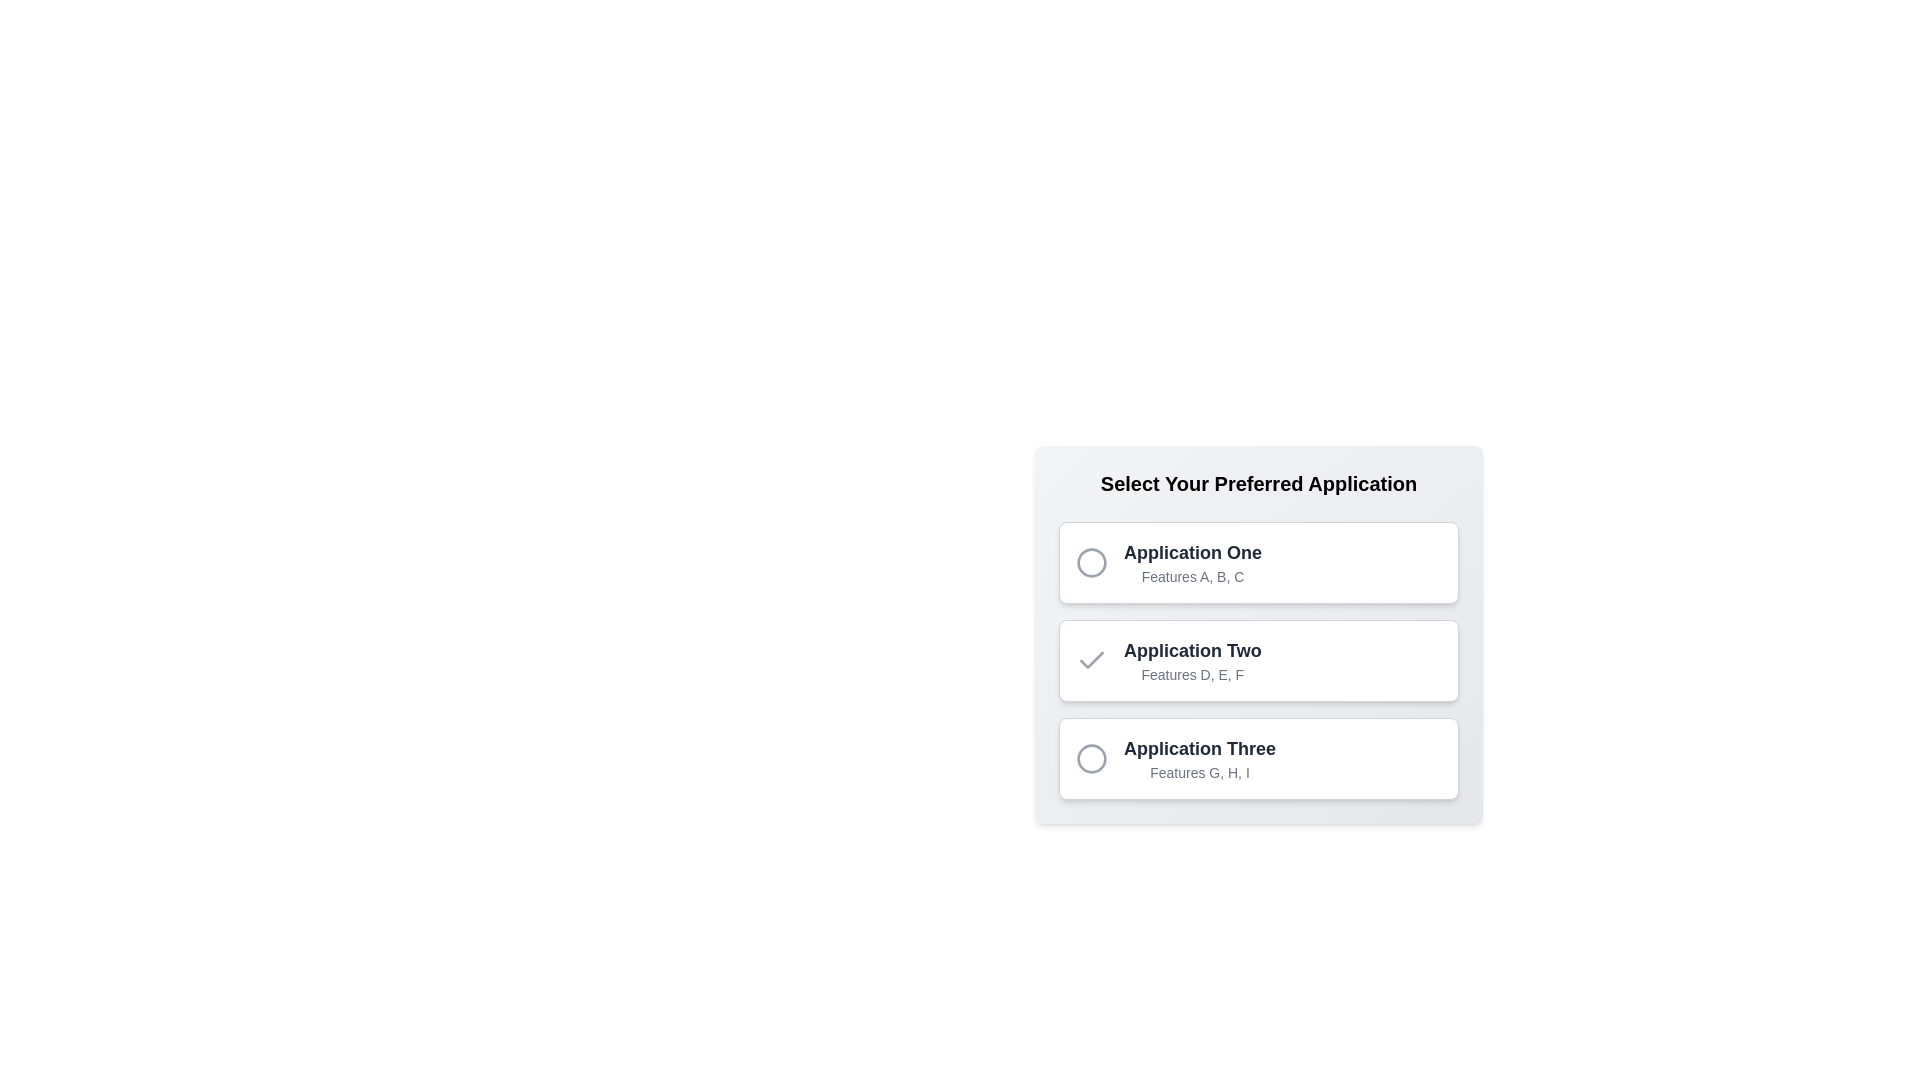 The height and width of the screenshot is (1080, 1920). What do you see at coordinates (1192, 675) in the screenshot?
I see `the static text label displaying 'Features D, E, F' to gain focus, which is located below the title 'Application Two' in the second selectable option of the vertical list` at bounding box center [1192, 675].